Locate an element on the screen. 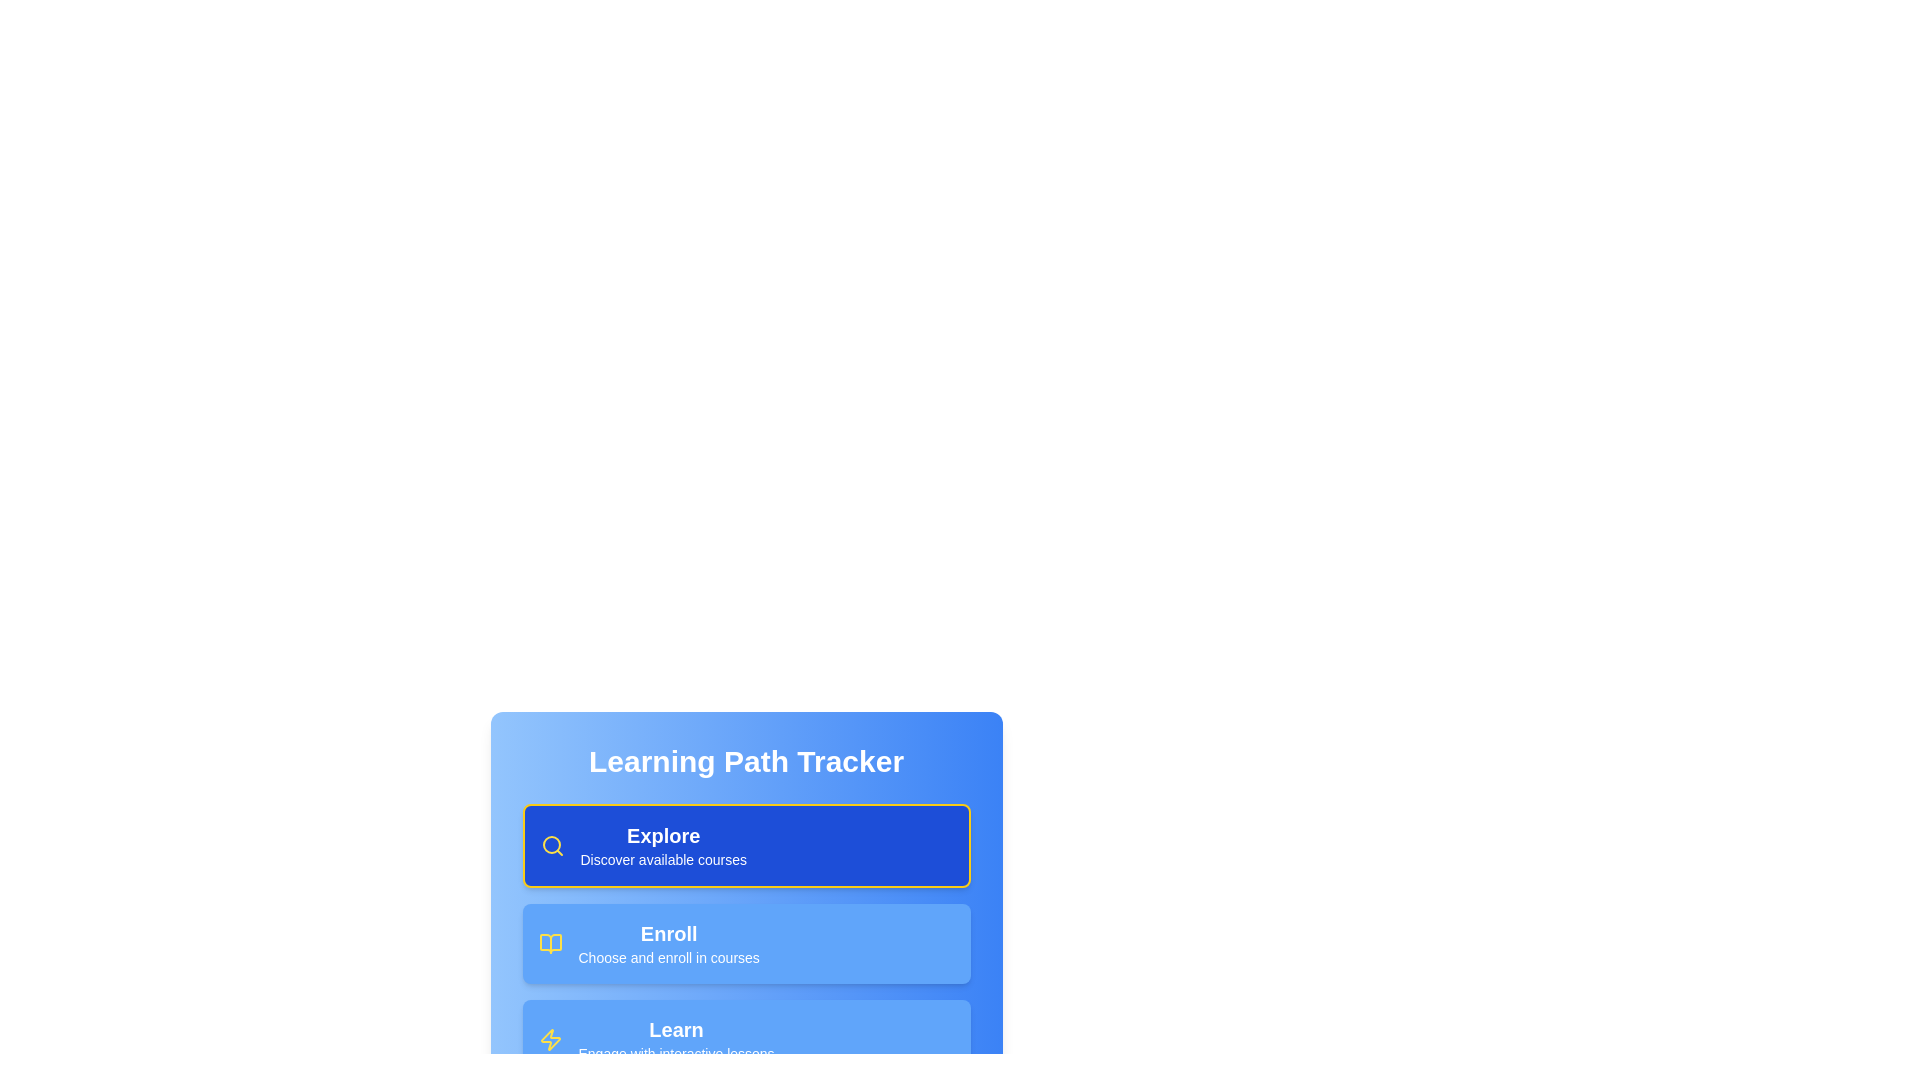 This screenshot has width=1920, height=1080. the title text for the interactive lessons section, located below the 'Enroll' section and above the supporting text 'Engage with interactive lessons' is located at coordinates (676, 1029).